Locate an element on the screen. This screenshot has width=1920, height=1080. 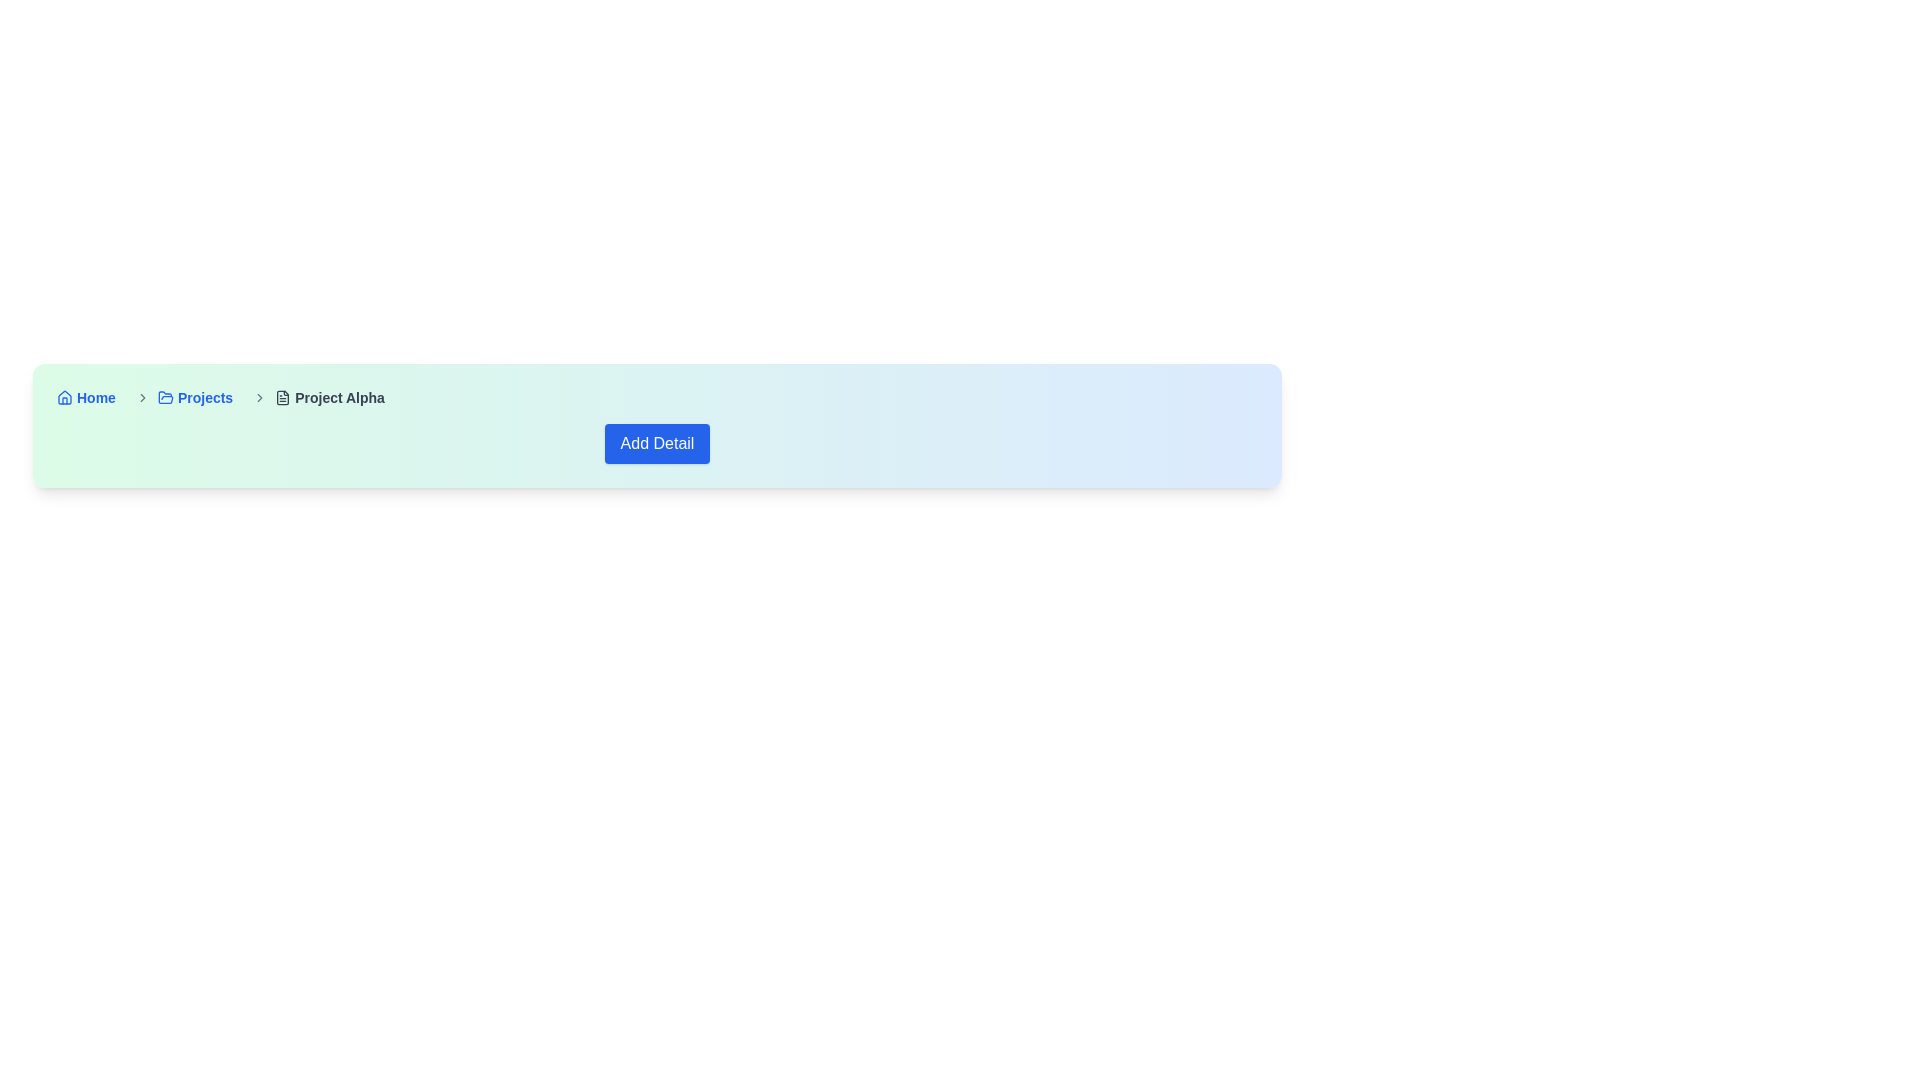
the visual separator icon in the breadcrumb navigation system located between the 'Home' and 'Projects' links is located at coordinates (141, 397).